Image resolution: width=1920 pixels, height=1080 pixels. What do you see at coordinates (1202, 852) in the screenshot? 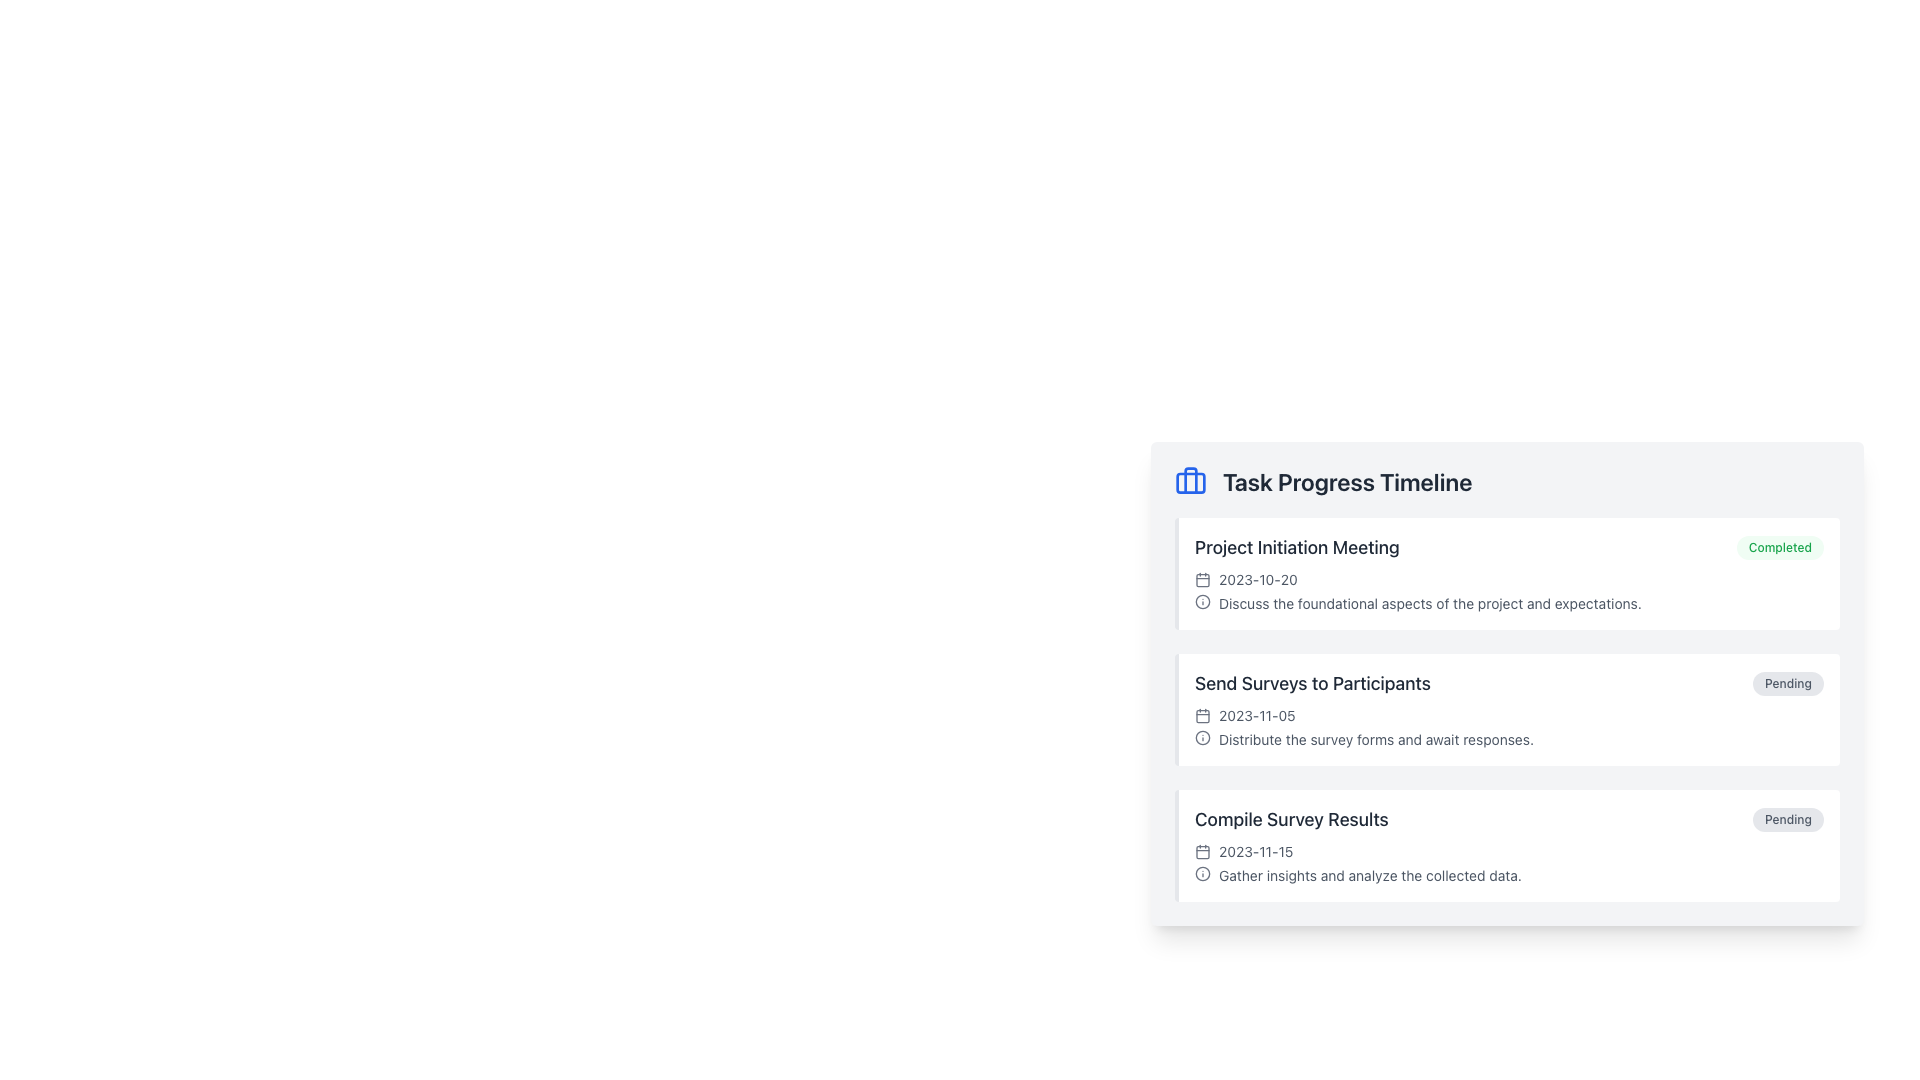
I see `the calendar icon located on the left side of the date block showing '2023-11-15' in the timeline entry titled 'Compile Survey Results'` at bounding box center [1202, 852].